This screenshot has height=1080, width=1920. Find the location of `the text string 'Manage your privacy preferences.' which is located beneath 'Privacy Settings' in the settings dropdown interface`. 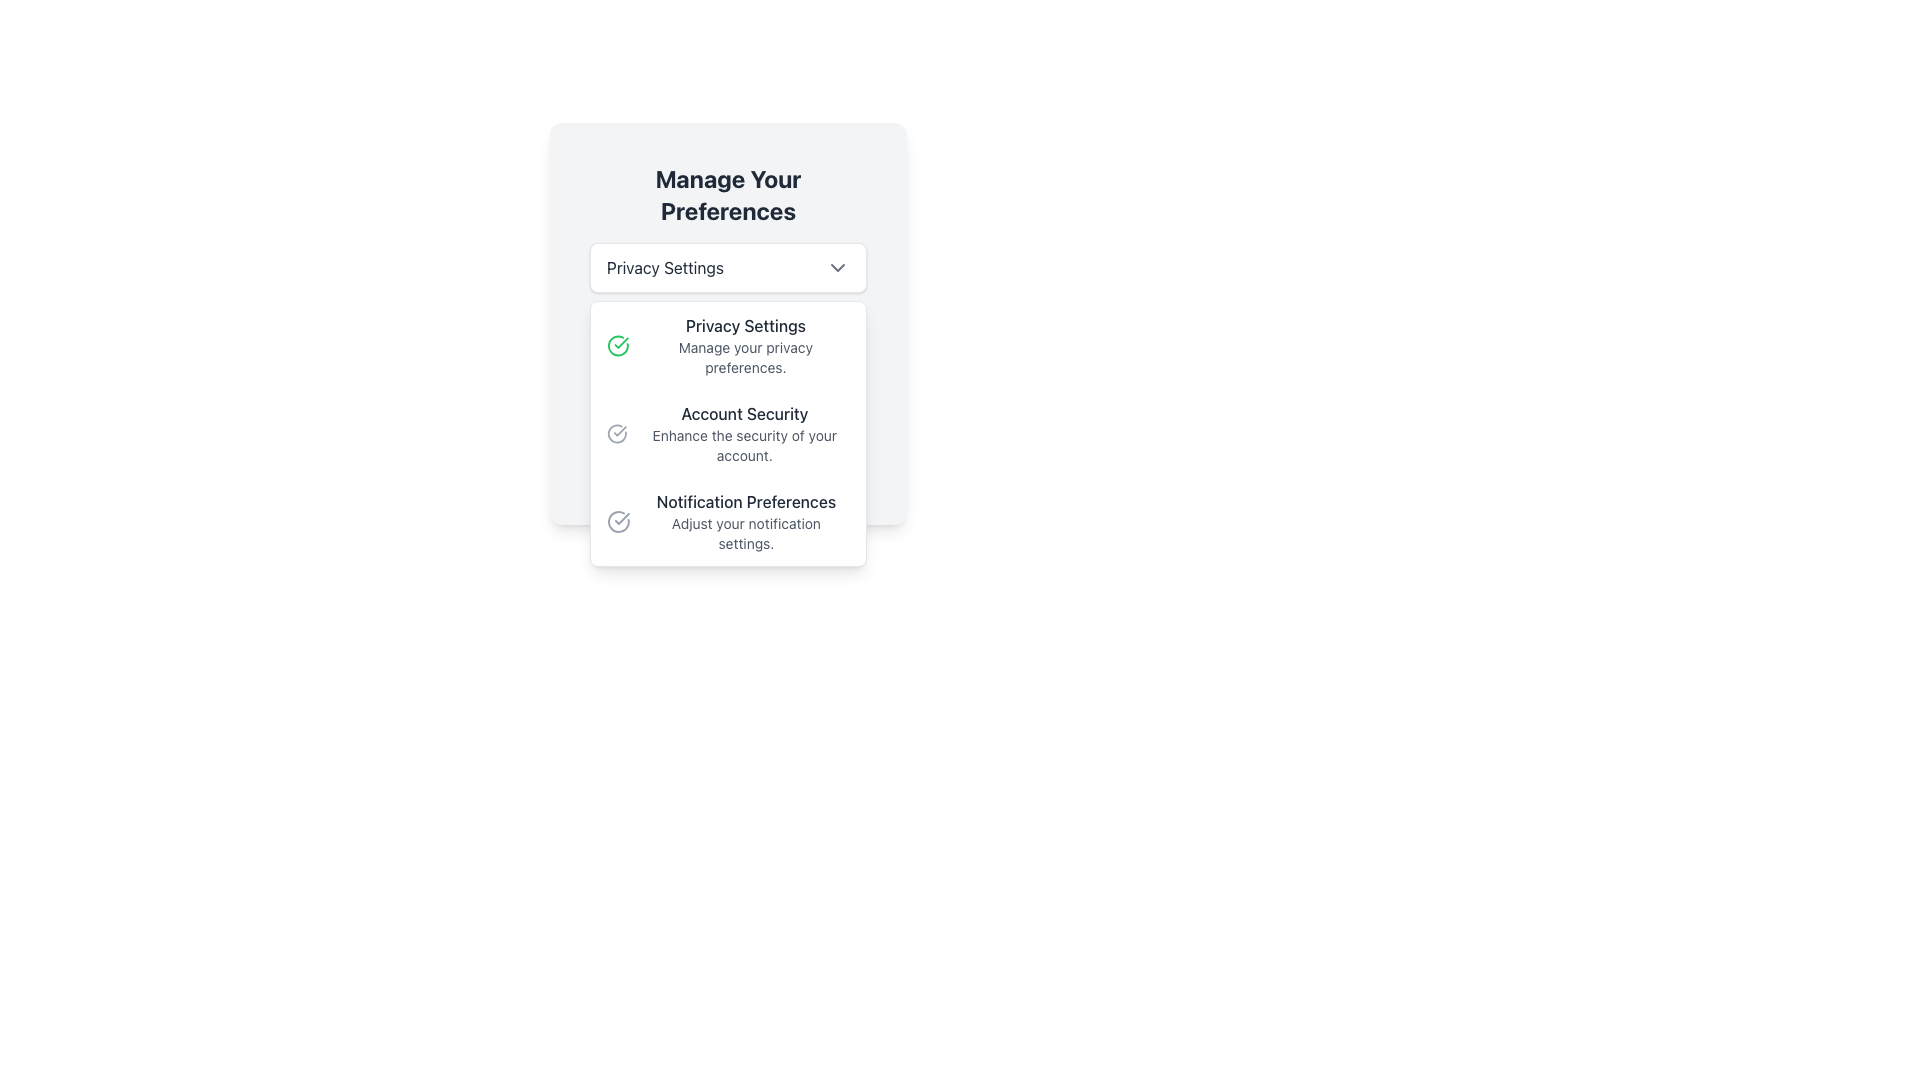

the text string 'Manage your privacy preferences.' which is located beneath 'Privacy Settings' in the settings dropdown interface is located at coordinates (729, 381).